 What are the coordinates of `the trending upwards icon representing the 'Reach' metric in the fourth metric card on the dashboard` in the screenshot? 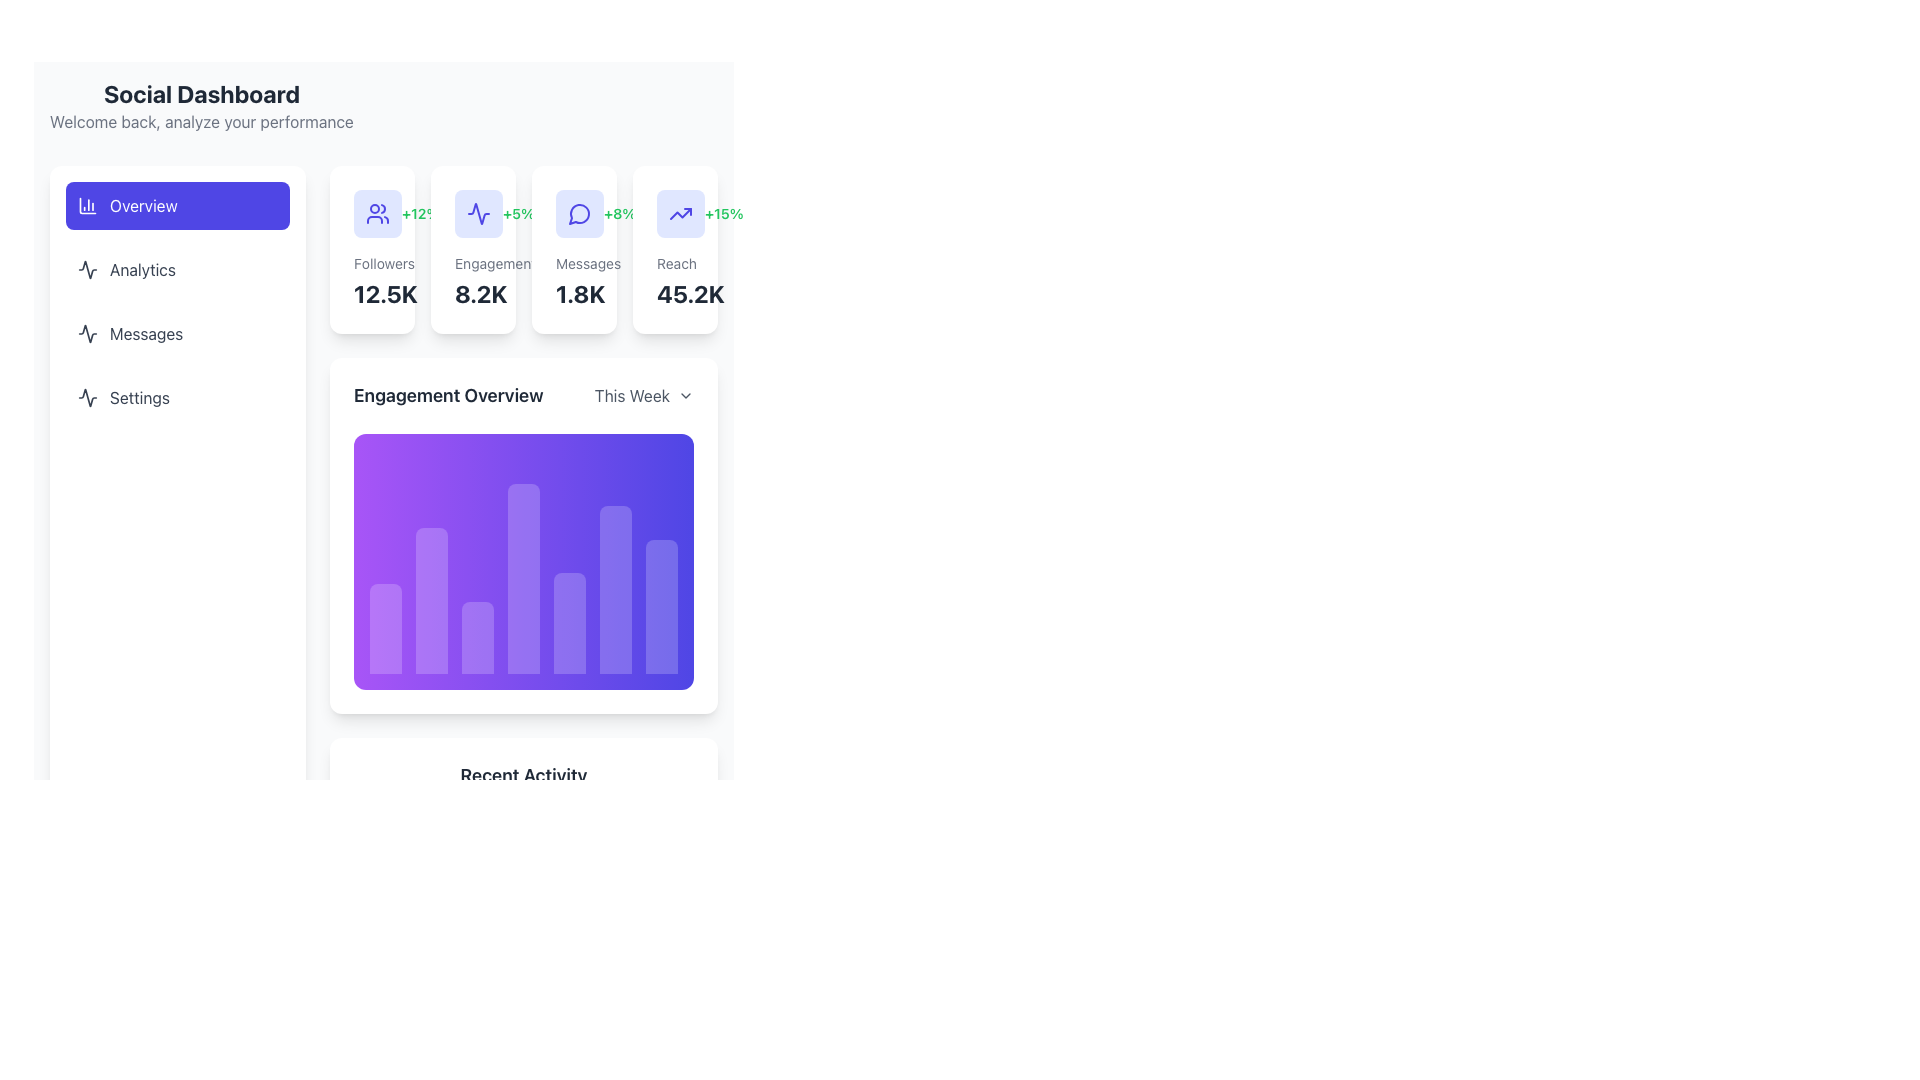 It's located at (681, 213).